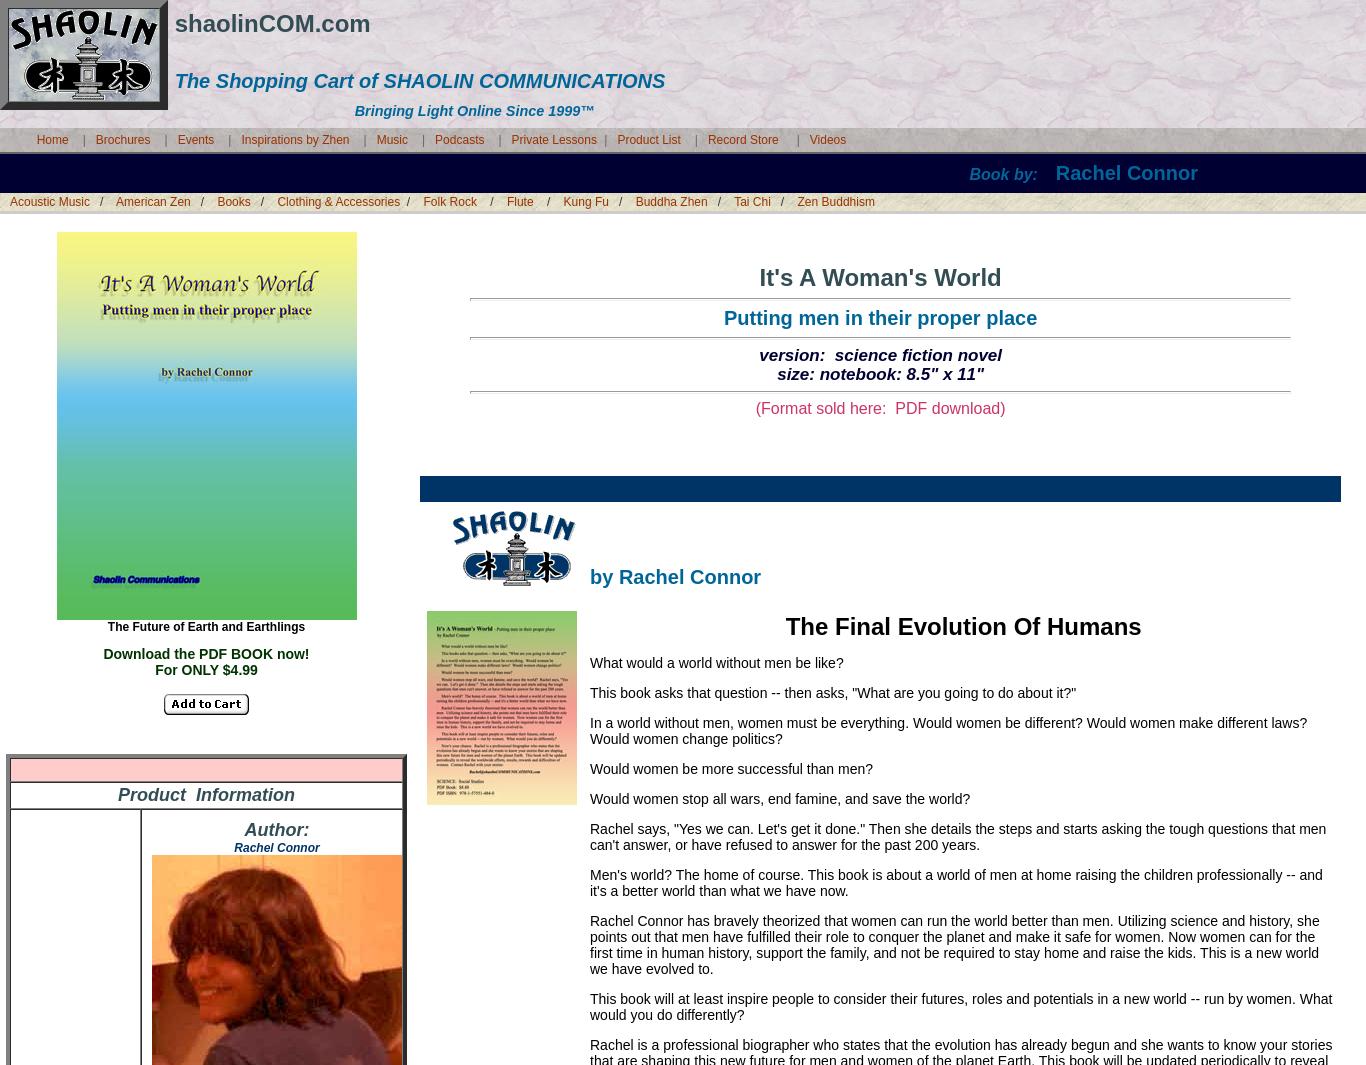  Describe the element at coordinates (878, 276) in the screenshot. I see `'It's A Woman's World'` at that location.